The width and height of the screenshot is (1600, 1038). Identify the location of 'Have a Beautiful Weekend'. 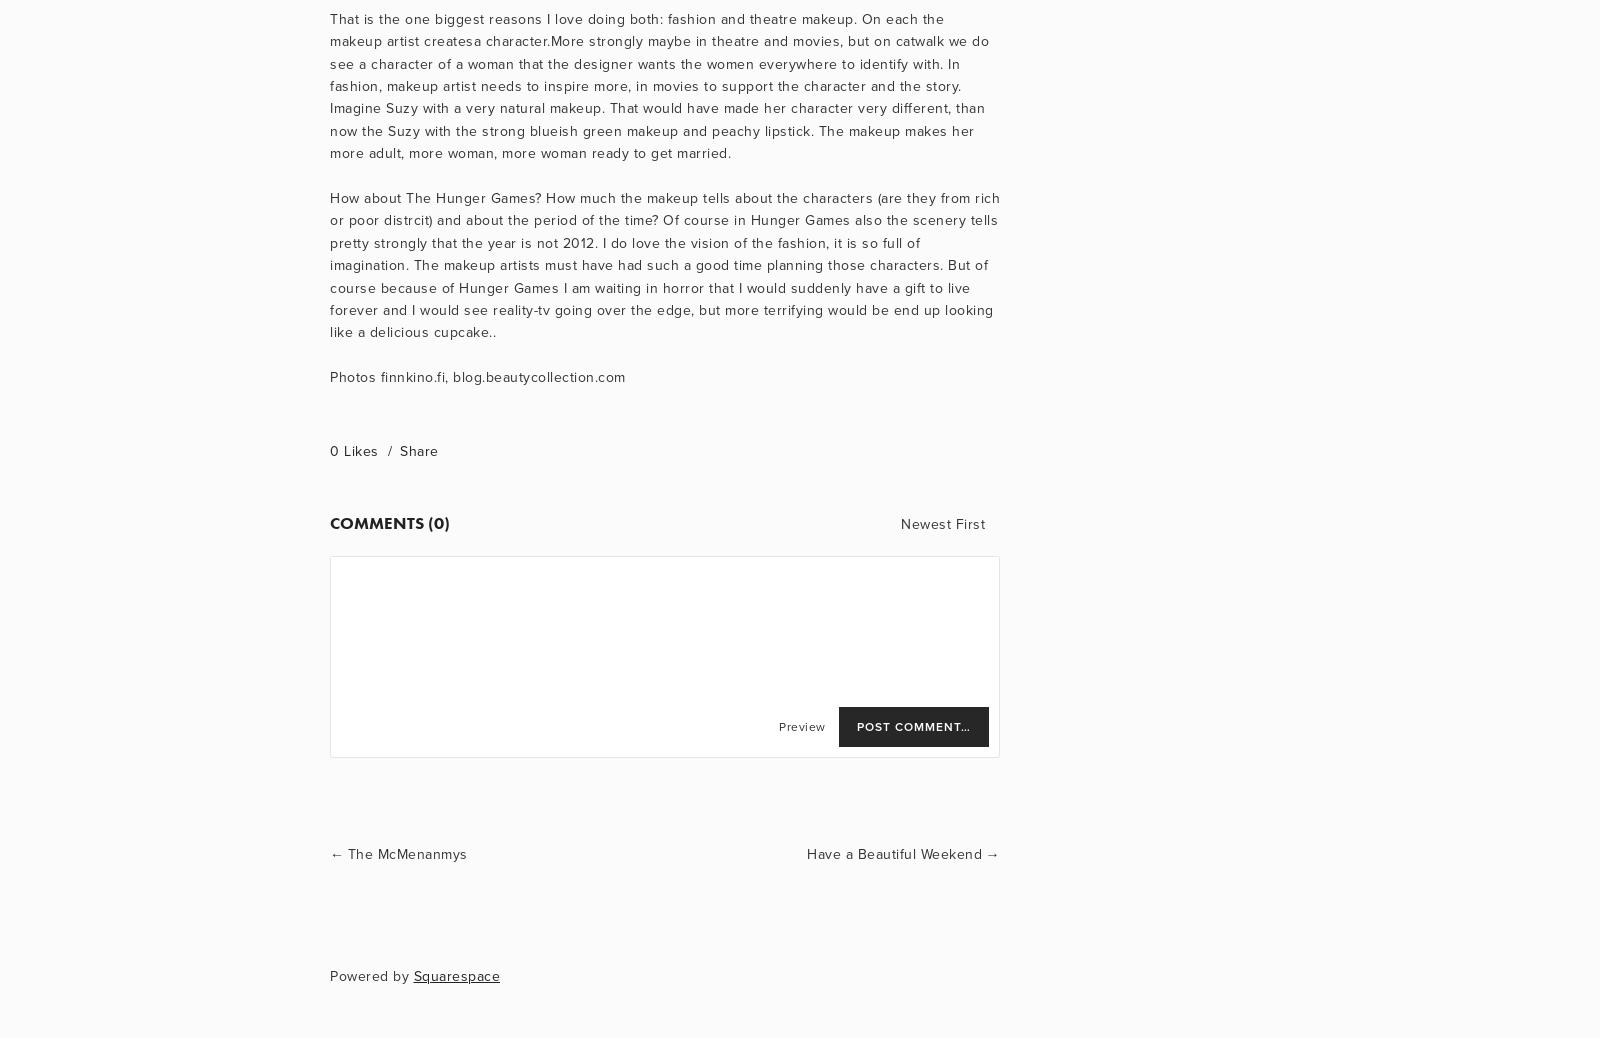
(893, 853).